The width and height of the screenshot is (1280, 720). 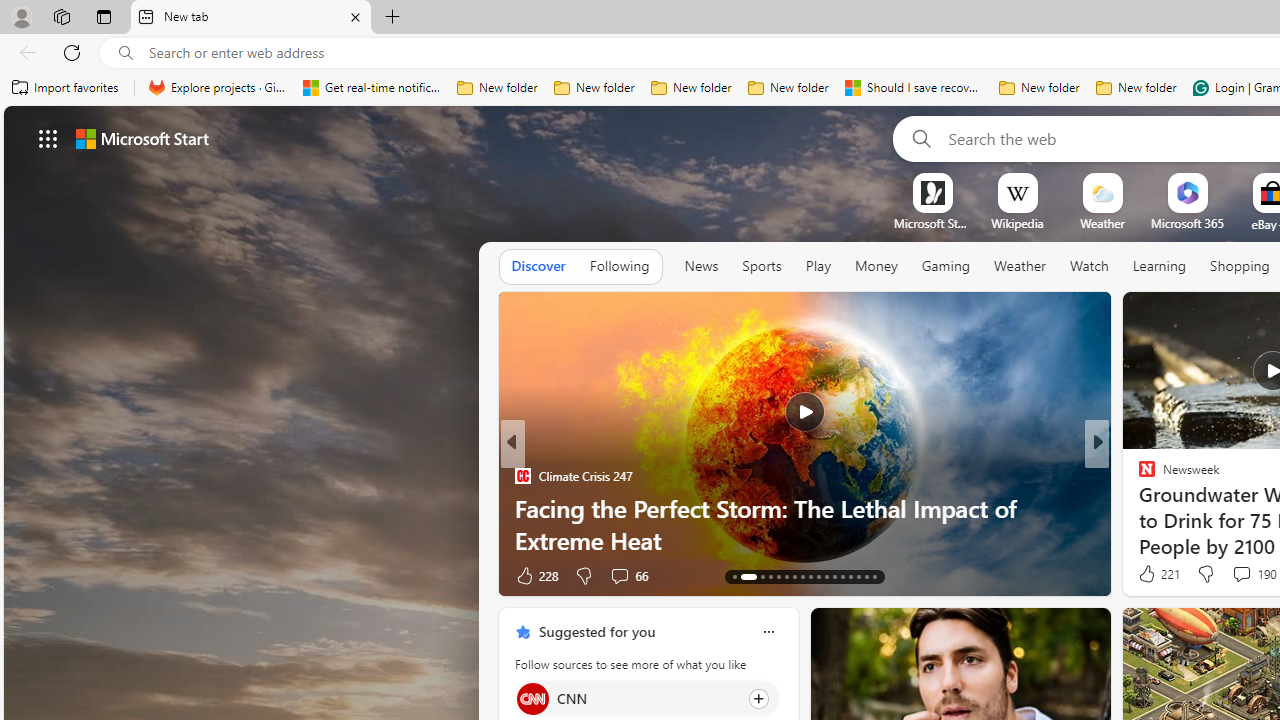 What do you see at coordinates (912, 87) in the screenshot?
I see `'Should I save recovered Word documents? - Microsoft Support'` at bounding box center [912, 87].